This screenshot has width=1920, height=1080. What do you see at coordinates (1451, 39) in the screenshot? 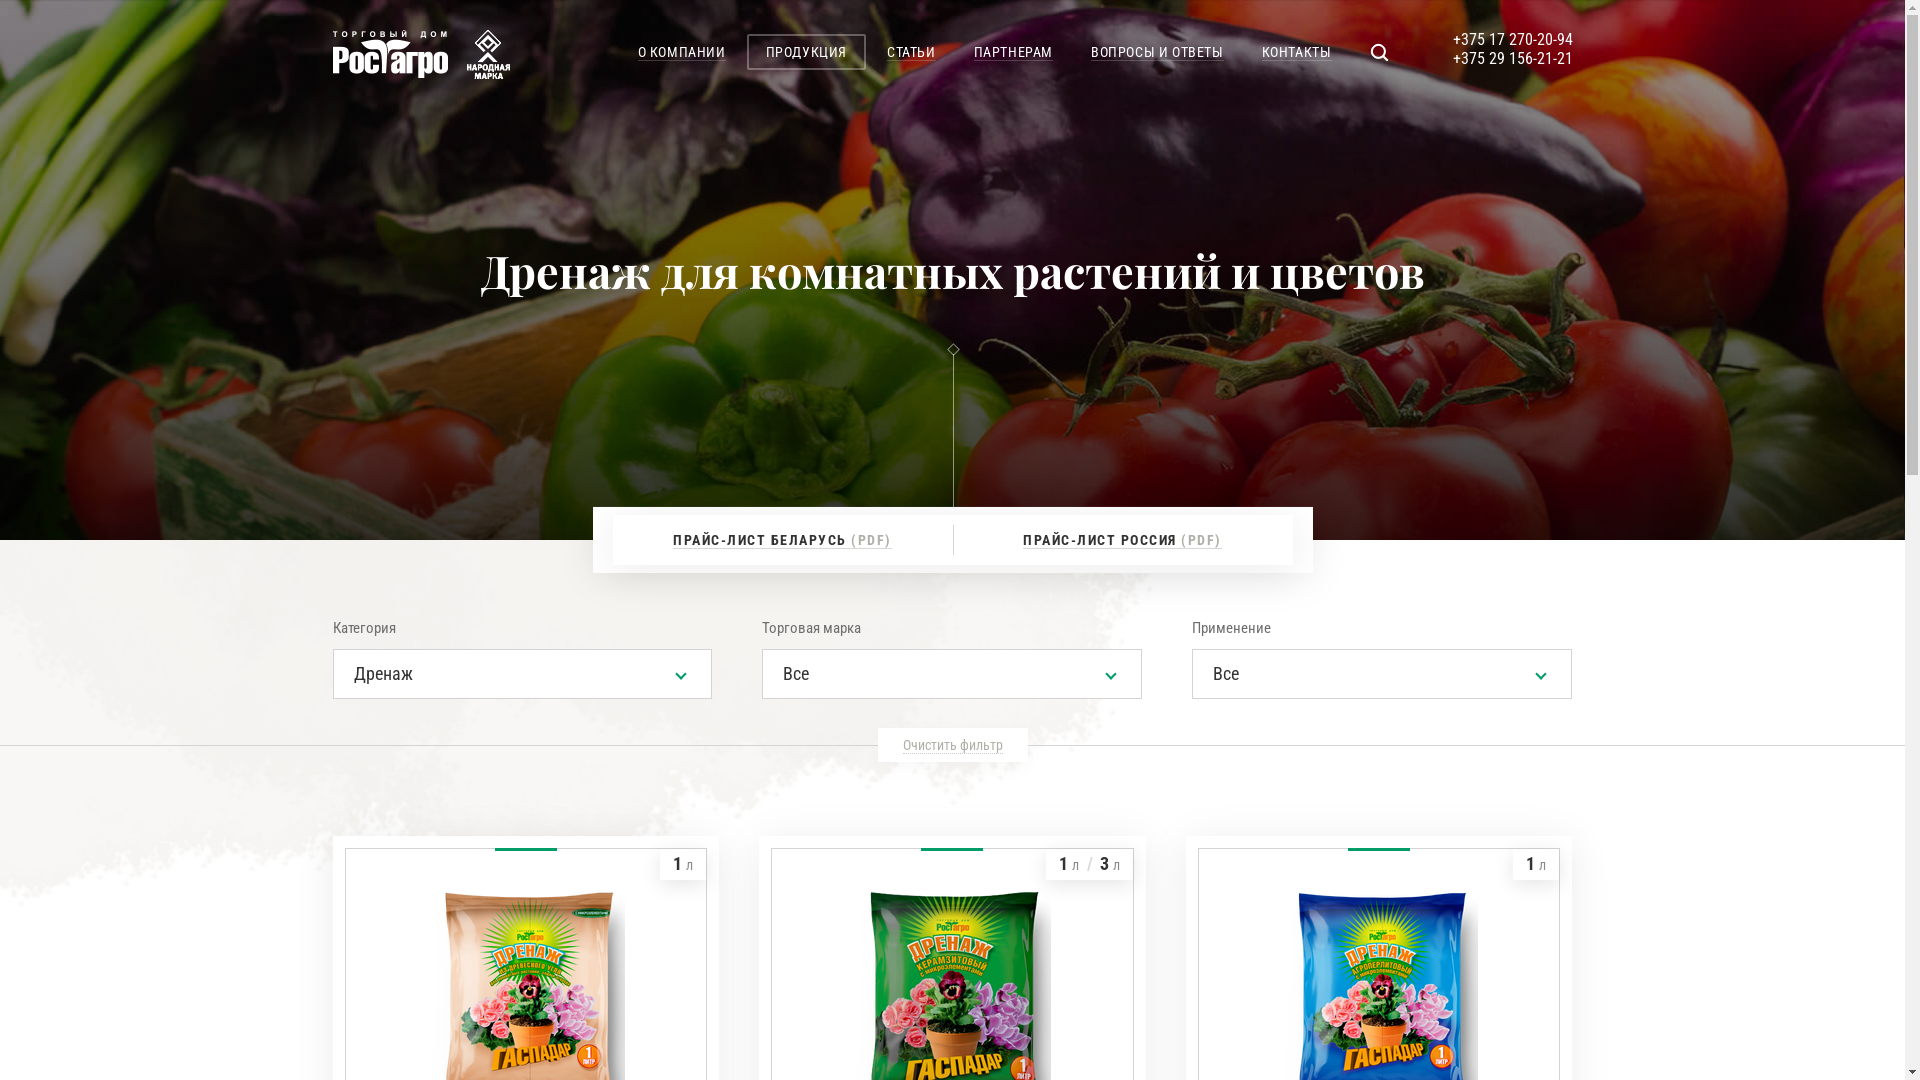
I see `'+375 17 270-20-94'` at bounding box center [1451, 39].